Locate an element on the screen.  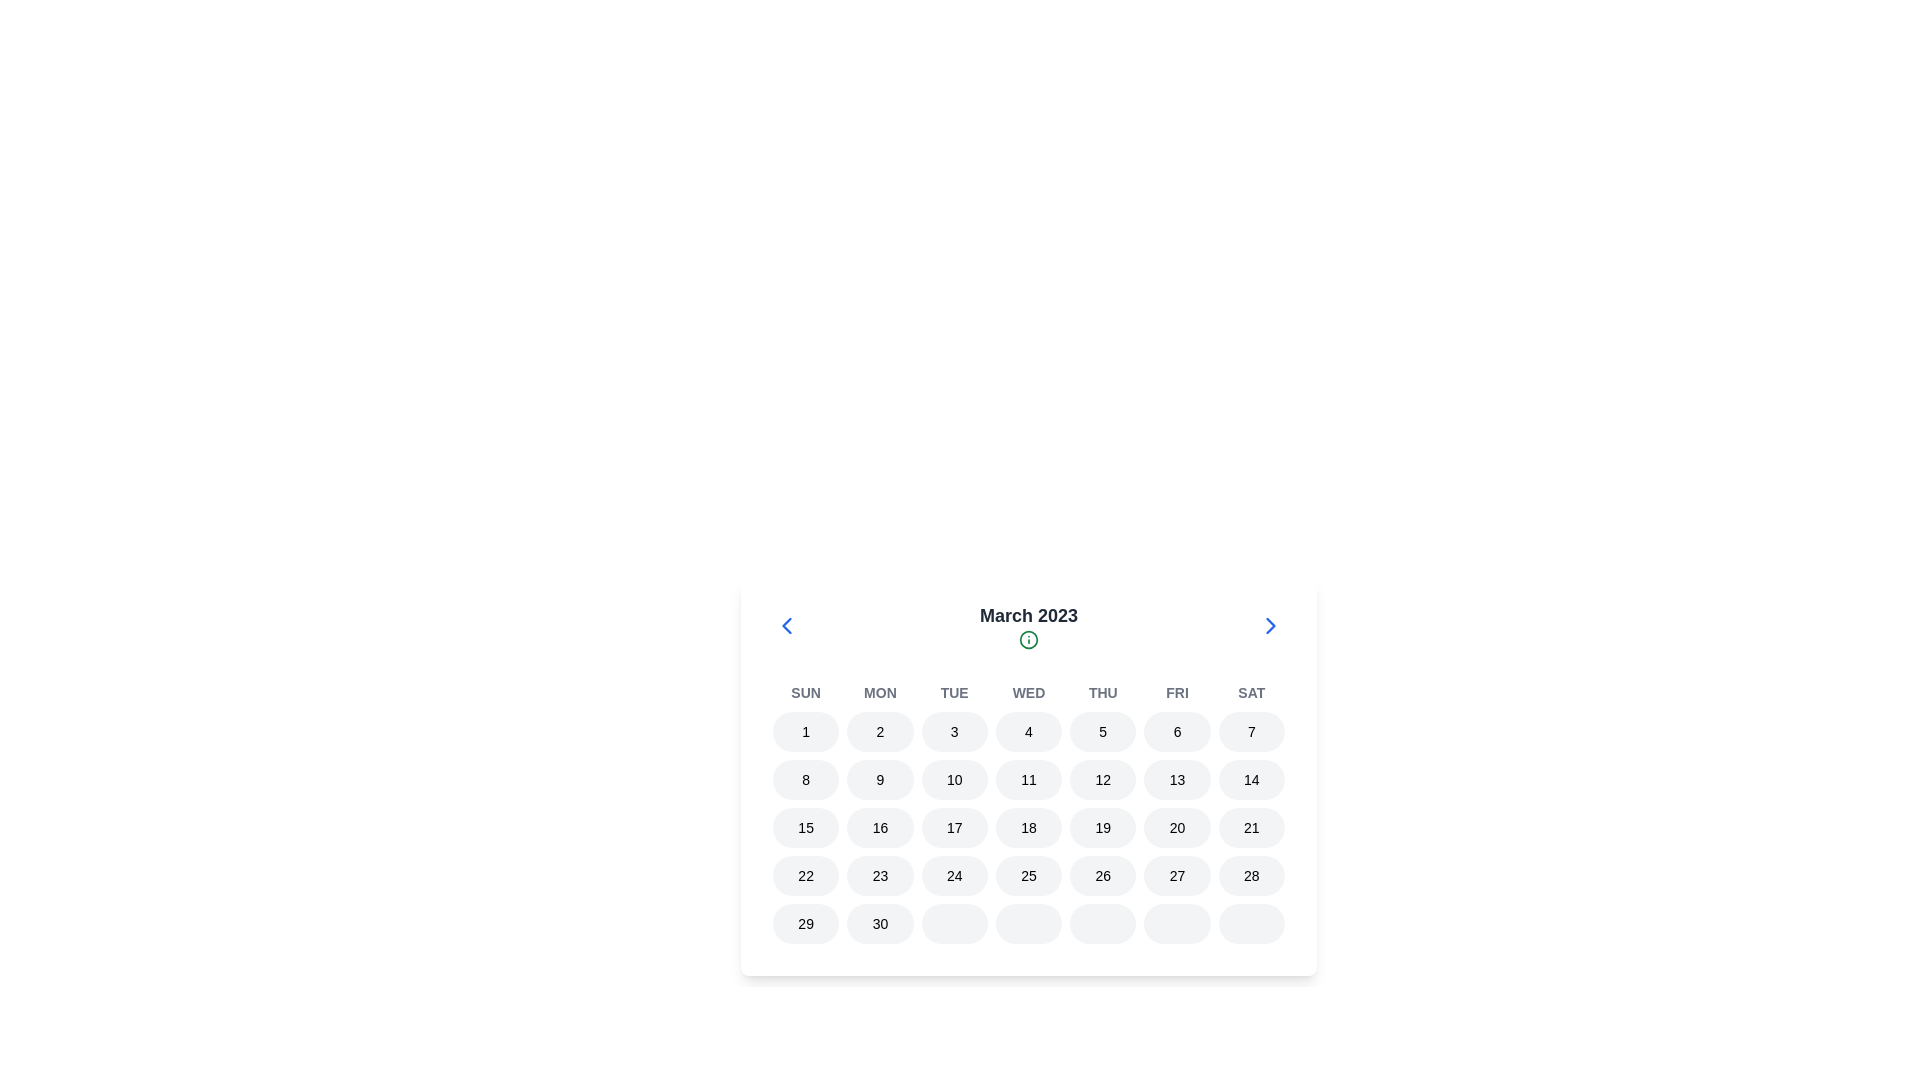
the circular button displaying the number '14' is located at coordinates (1250, 778).